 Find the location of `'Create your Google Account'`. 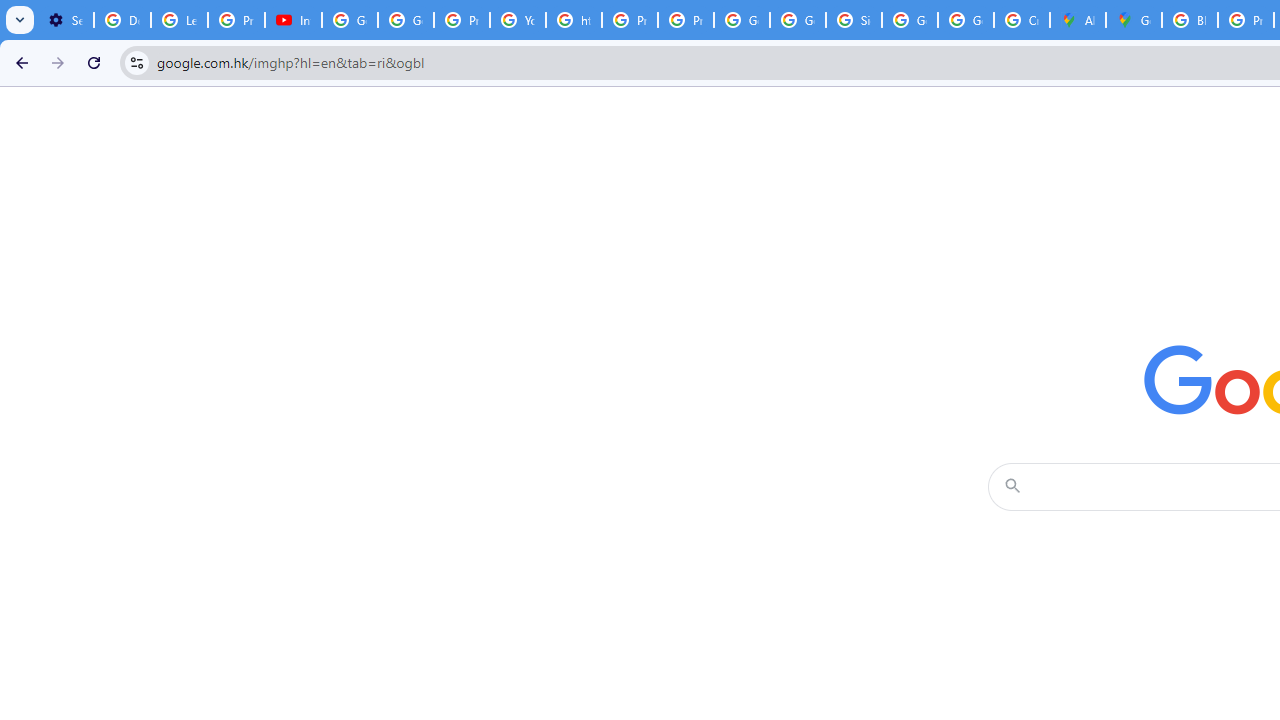

'Create your Google Account' is located at coordinates (1022, 20).